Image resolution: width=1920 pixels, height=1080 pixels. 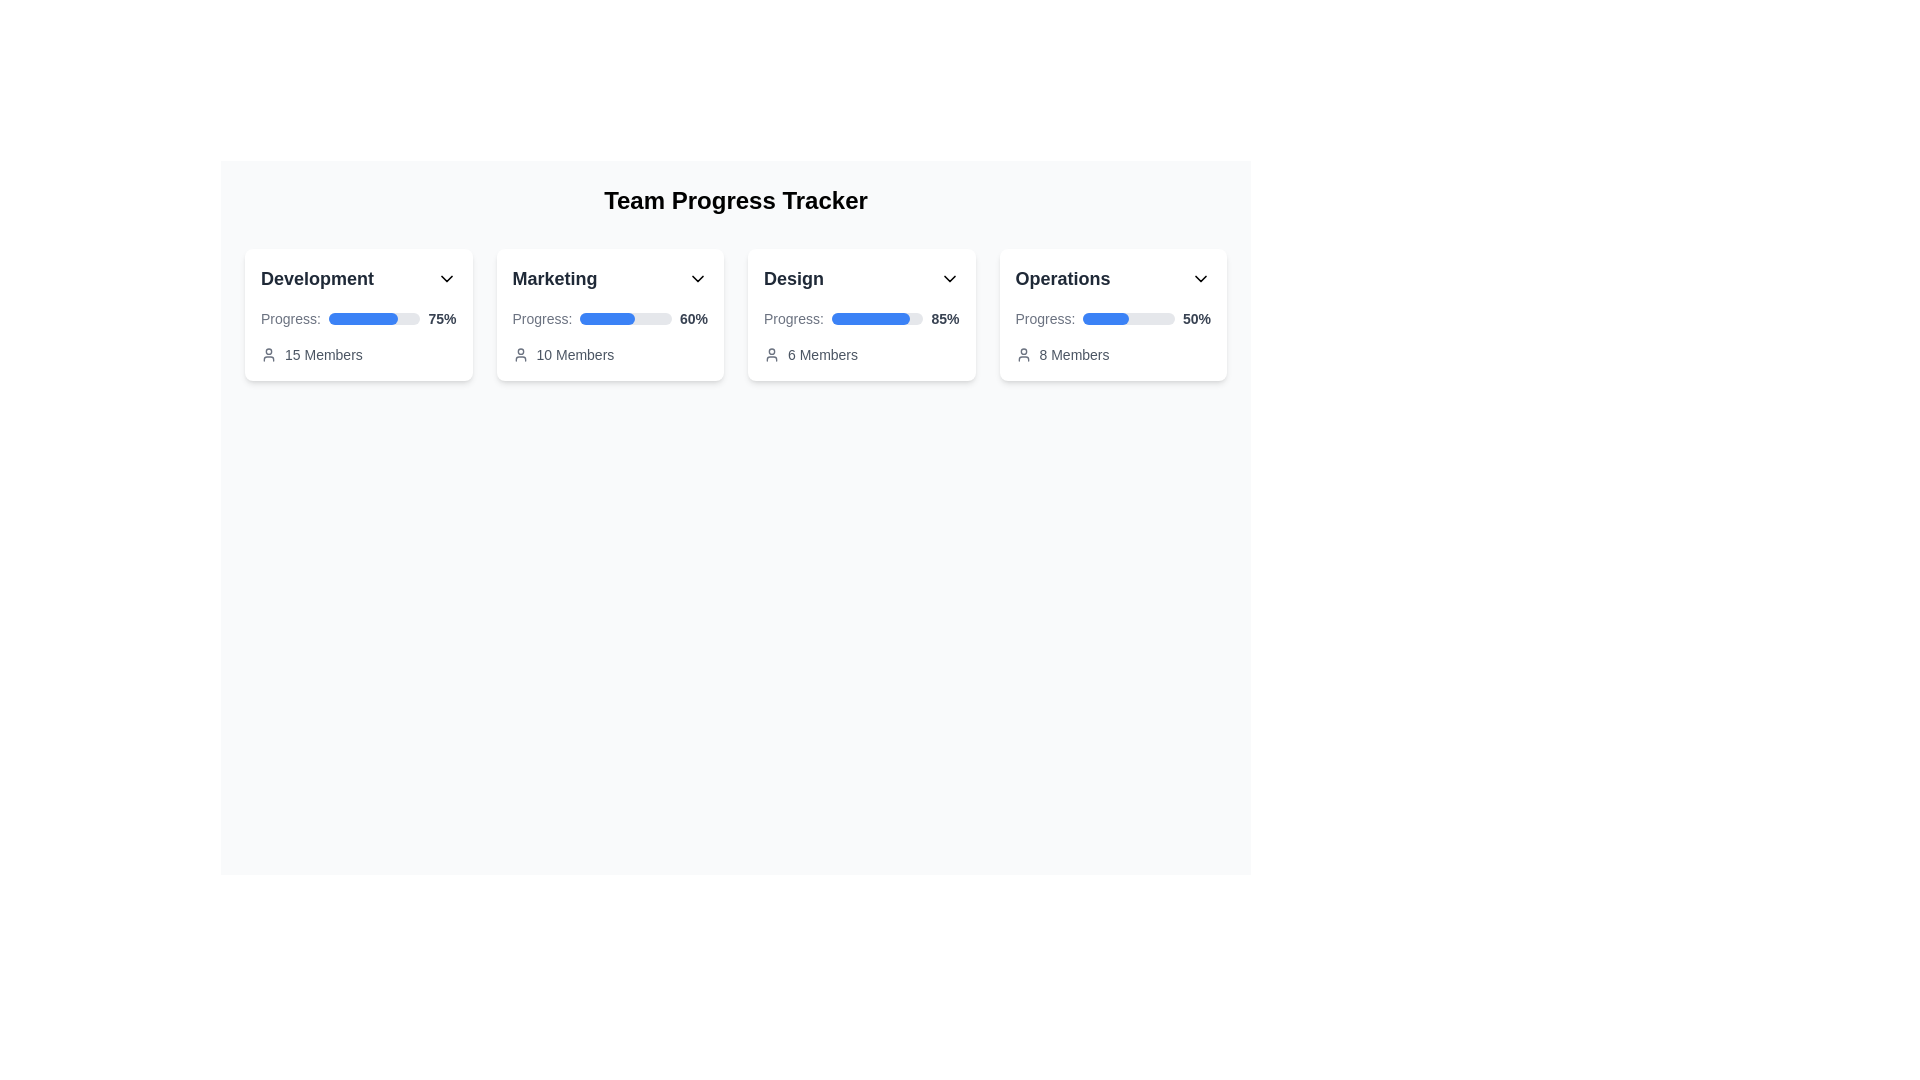 What do you see at coordinates (734, 200) in the screenshot?
I see `text content of the bold label that reads 'Team Progress Tracker', which is styled in black and center-aligned at the top of the page` at bounding box center [734, 200].